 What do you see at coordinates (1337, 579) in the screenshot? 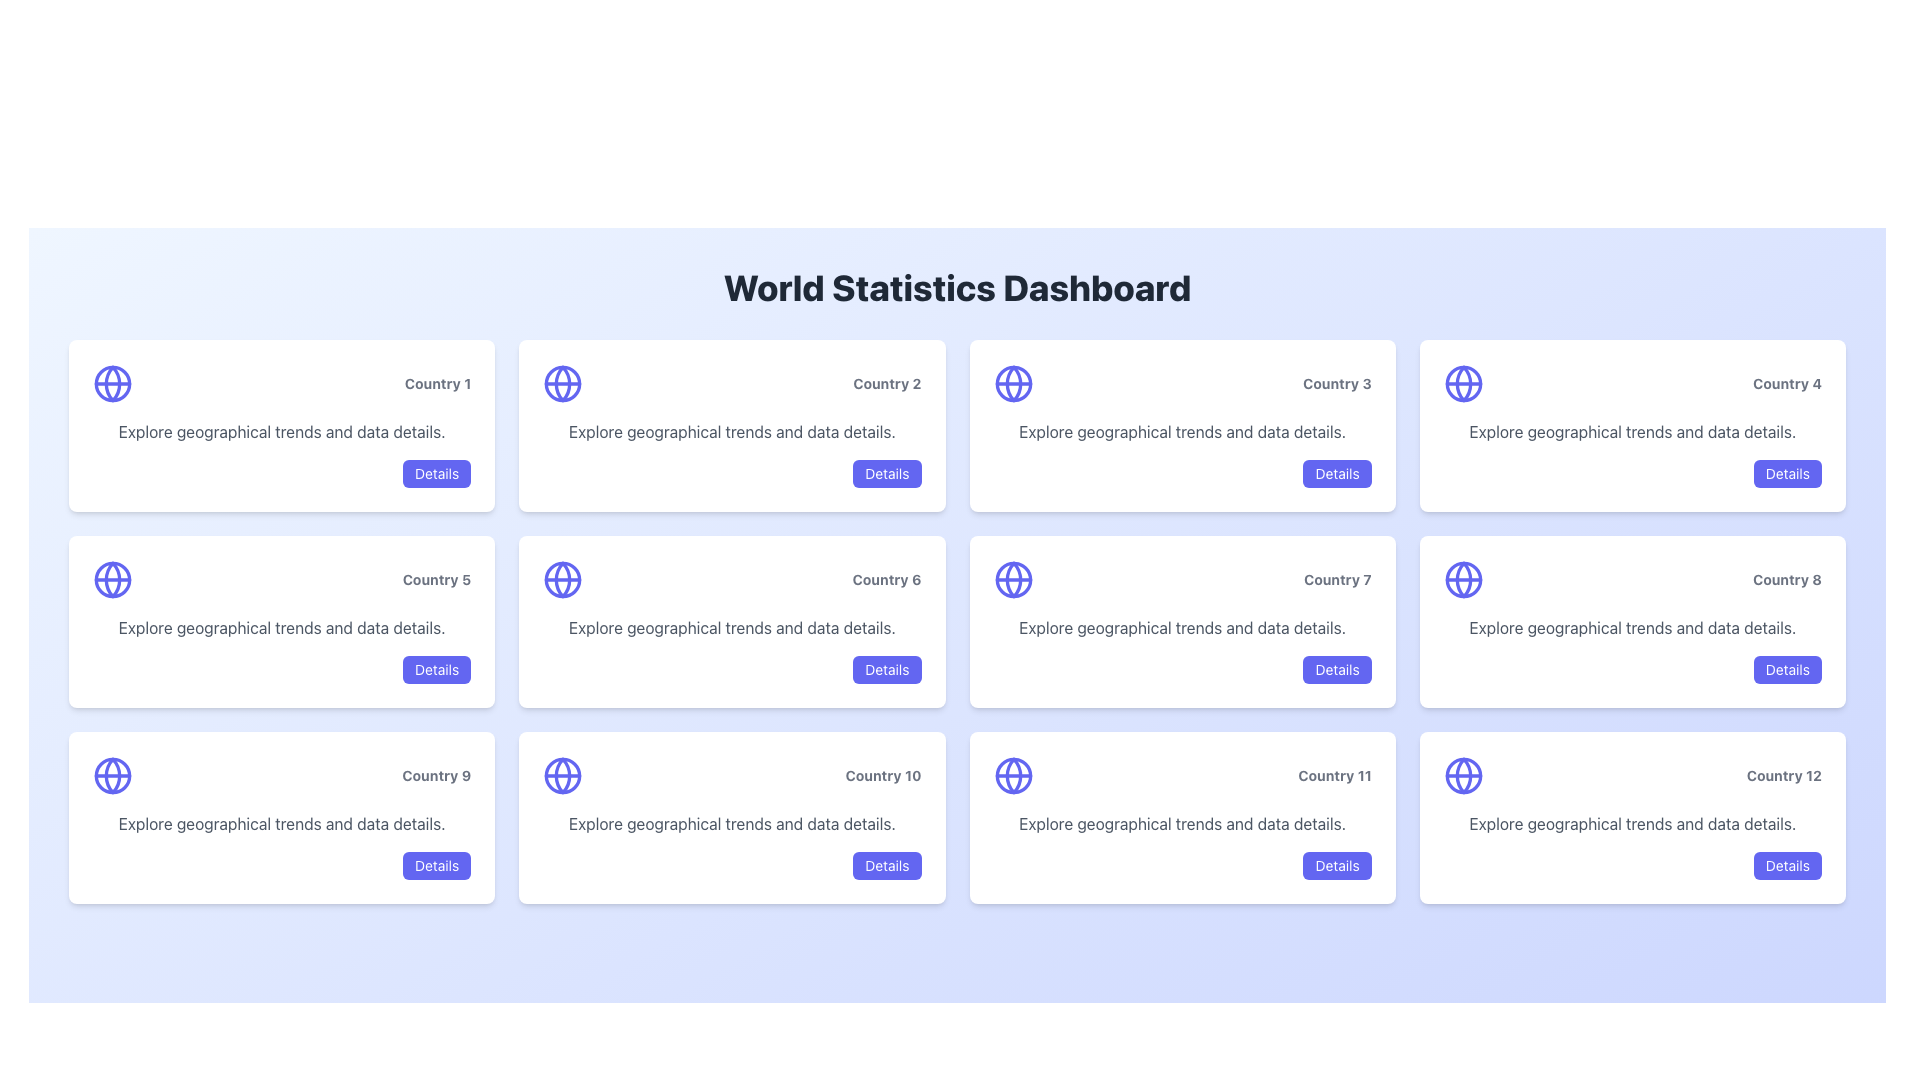
I see `the text label located in the top-right of the card, which serves as the title or identifier for the card's content` at bounding box center [1337, 579].